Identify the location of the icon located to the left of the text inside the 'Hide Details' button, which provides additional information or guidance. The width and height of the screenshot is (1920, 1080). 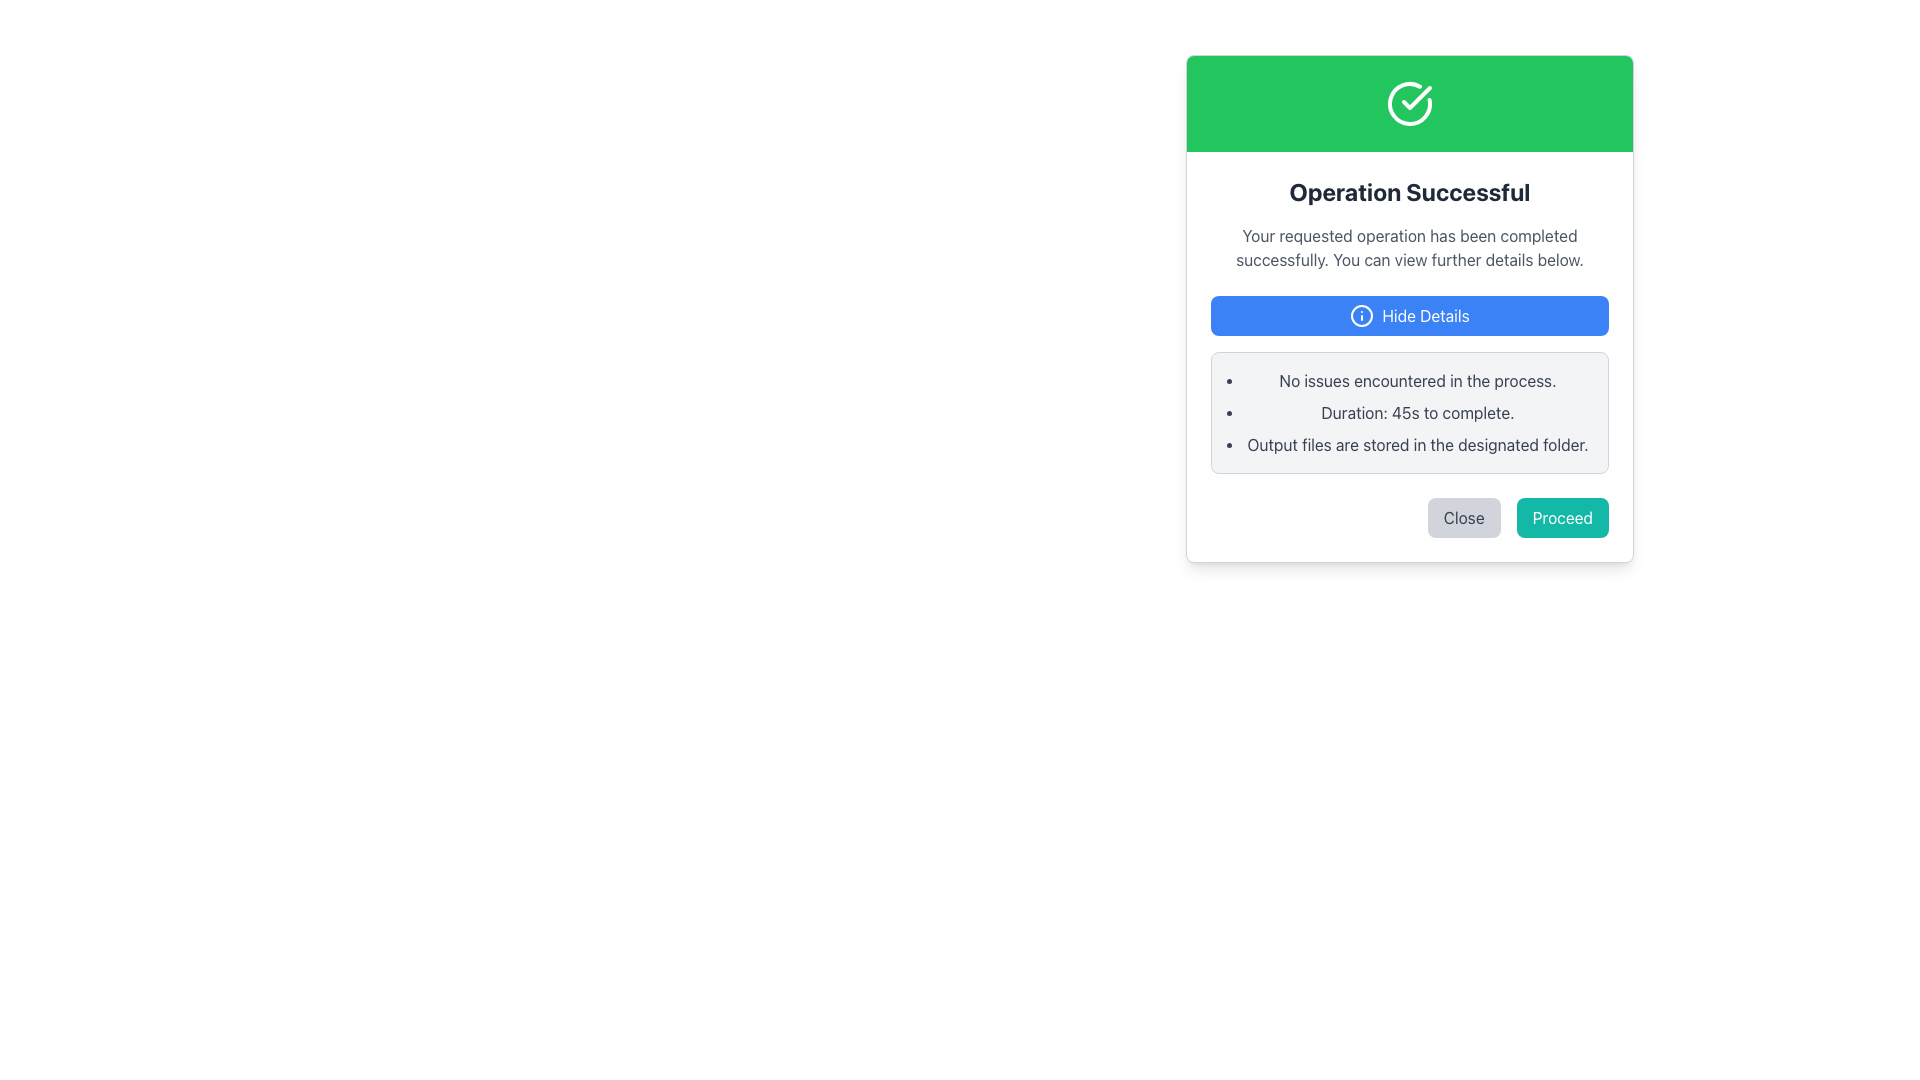
(1361, 315).